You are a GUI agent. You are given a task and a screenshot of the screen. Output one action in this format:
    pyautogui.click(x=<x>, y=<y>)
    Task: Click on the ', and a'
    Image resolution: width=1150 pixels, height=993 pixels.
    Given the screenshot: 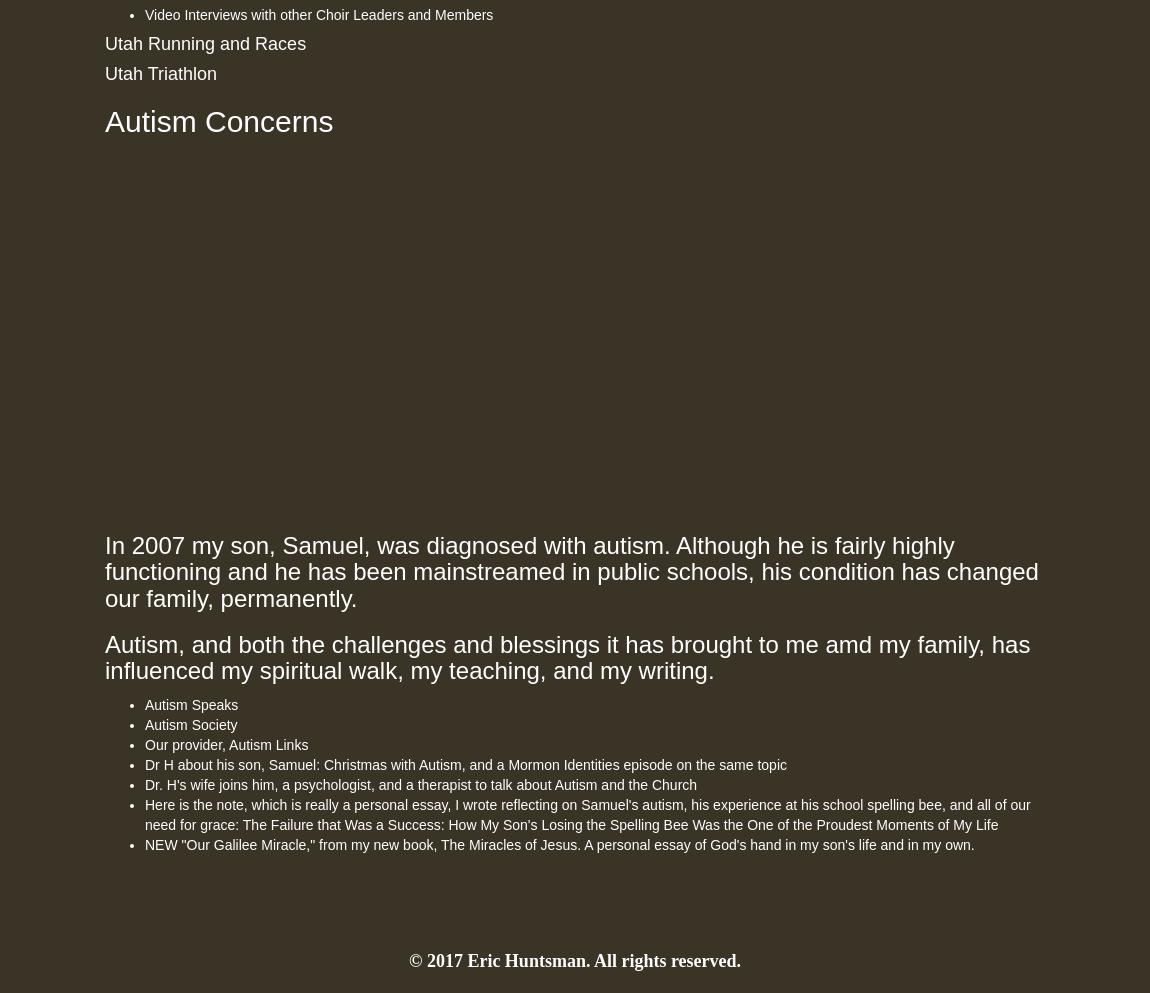 What is the action you would take?
    pyautogui.click(x=484, y=763)
    